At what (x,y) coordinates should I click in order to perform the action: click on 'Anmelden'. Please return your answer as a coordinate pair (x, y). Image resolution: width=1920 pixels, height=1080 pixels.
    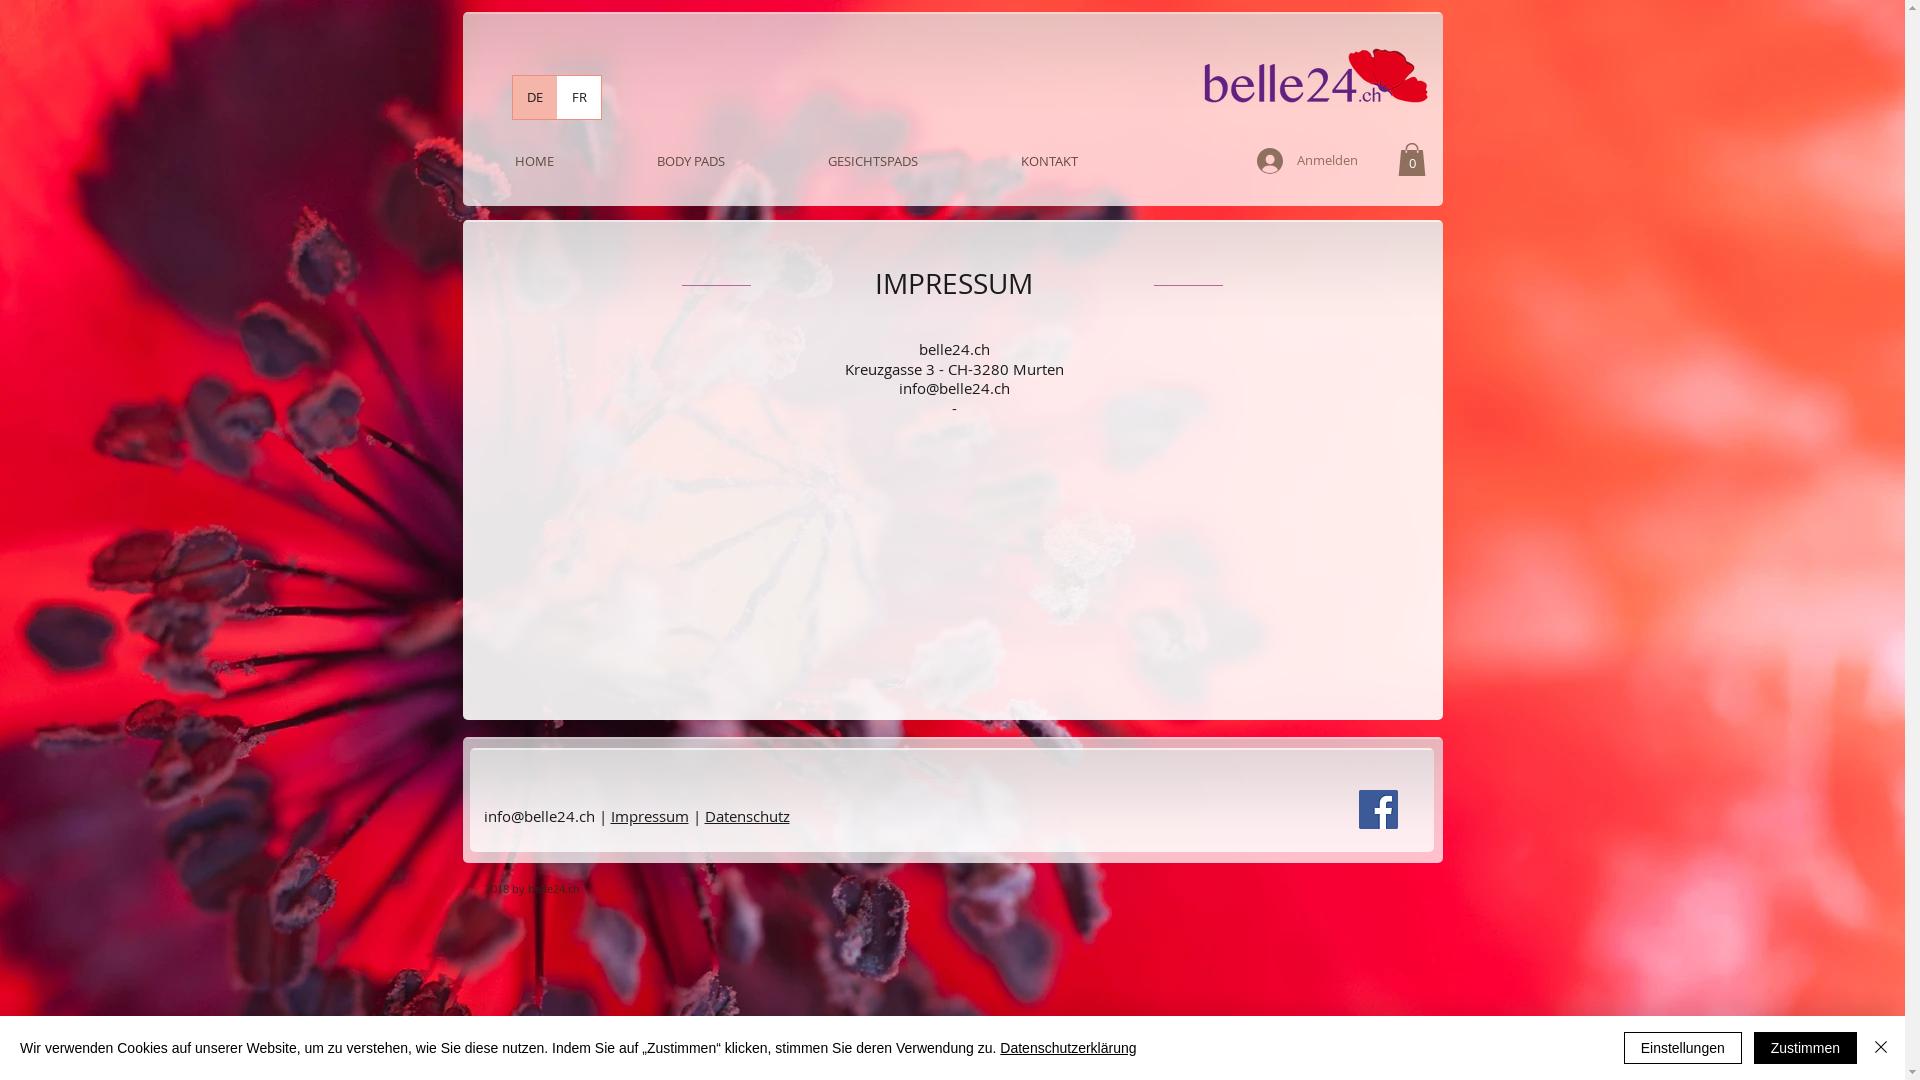
    Looking at the image, I should click on (1241, 160).